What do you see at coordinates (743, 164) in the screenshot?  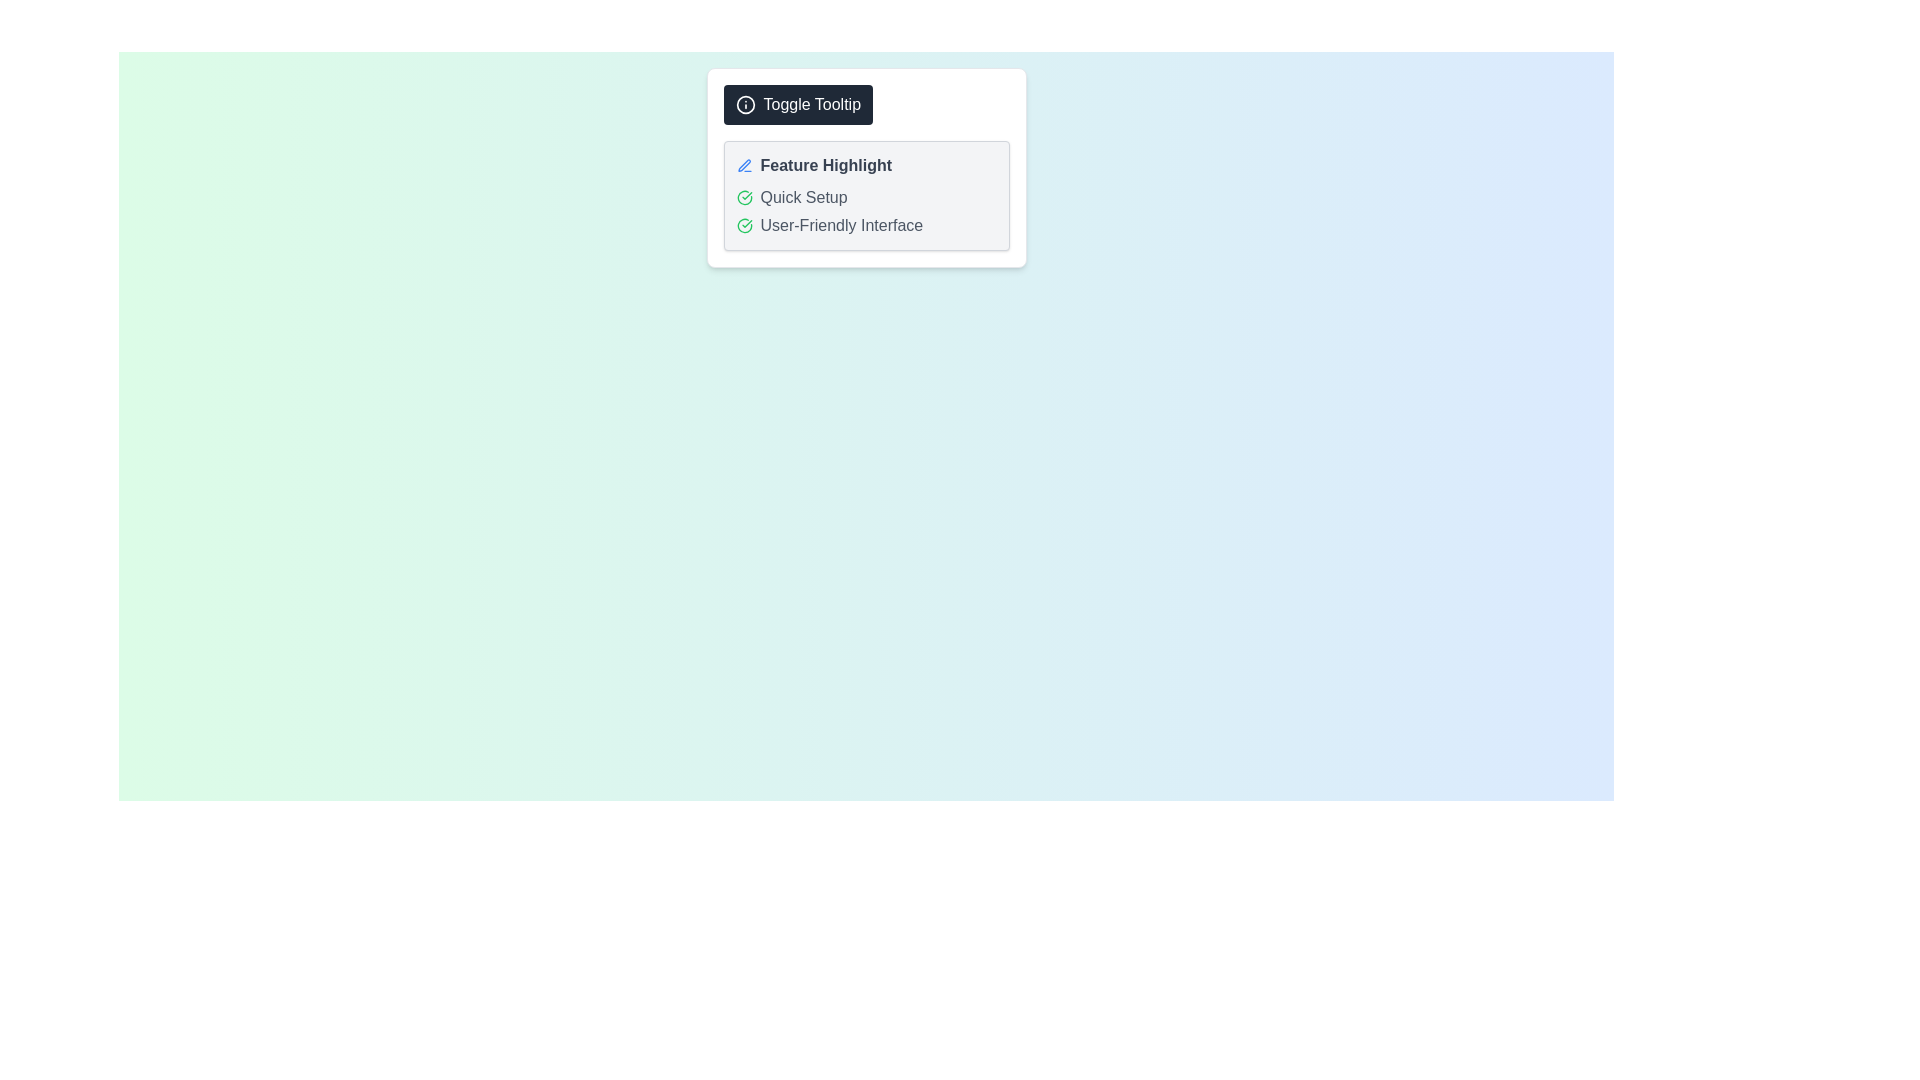 I see `the pen-like icon, which is a blue graphical representation of editing functionality, located to the left of the bold text 'Feature Highlight.'` at bounding box center [743, 164].